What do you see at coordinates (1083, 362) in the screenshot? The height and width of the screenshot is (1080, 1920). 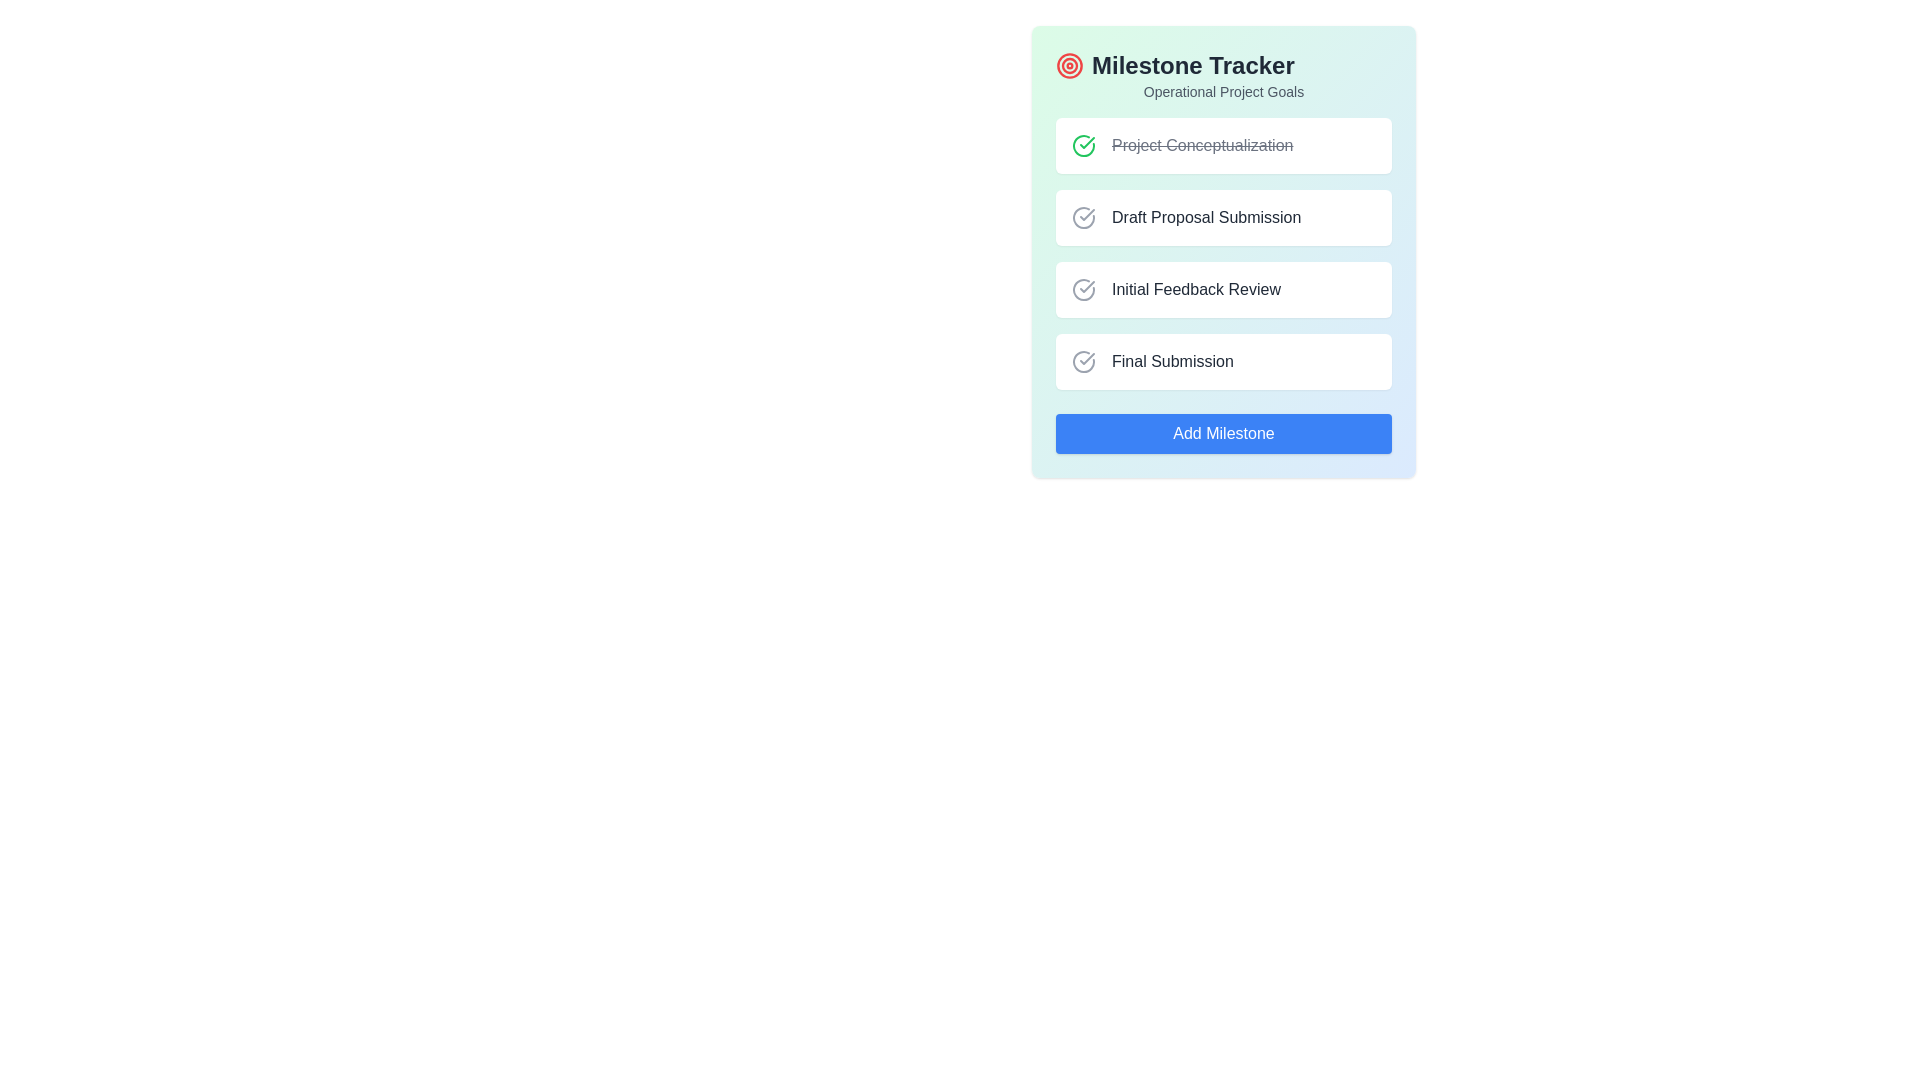 I see `the circular checkmark icon, which has a gray outline and is partially filled, for potential reordering within the section containing similar elements` at bounding box center [1083, 362].